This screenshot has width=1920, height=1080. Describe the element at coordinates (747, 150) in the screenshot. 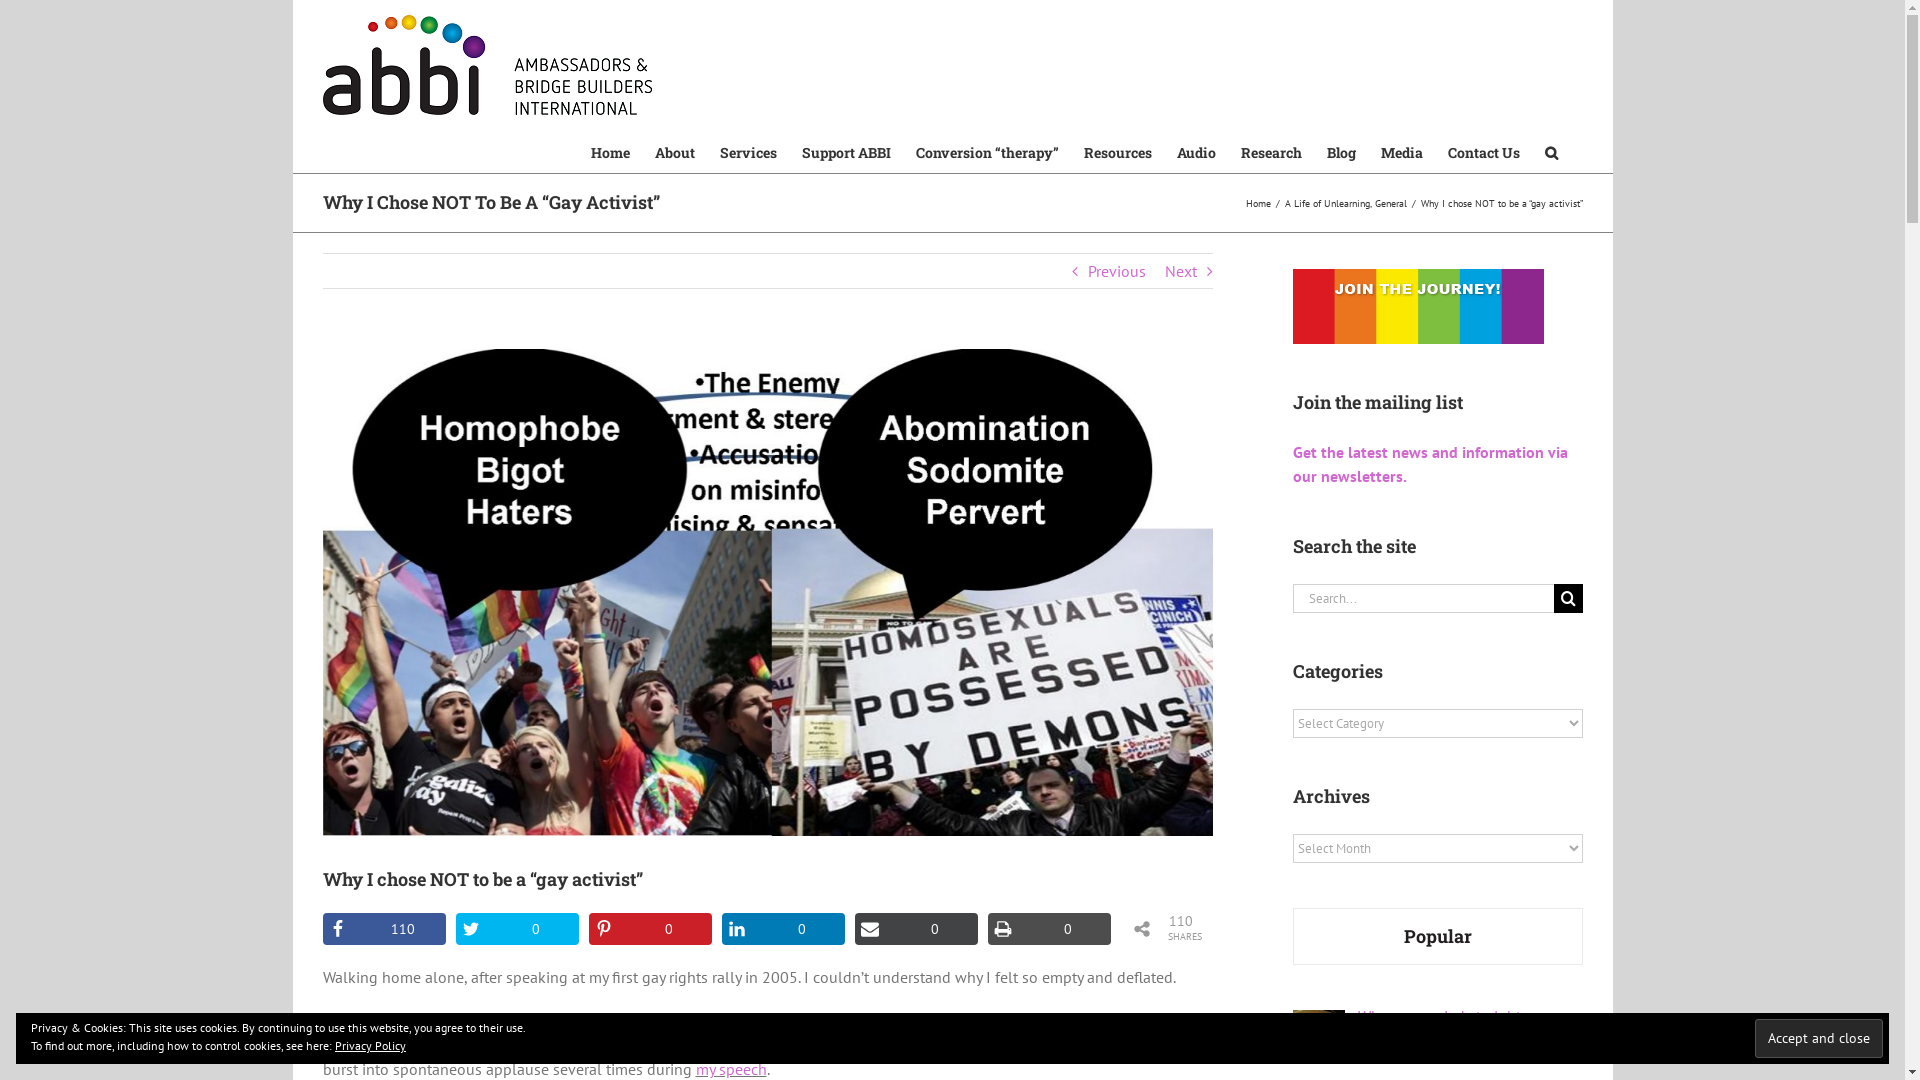

I see `'Services'` at that location.